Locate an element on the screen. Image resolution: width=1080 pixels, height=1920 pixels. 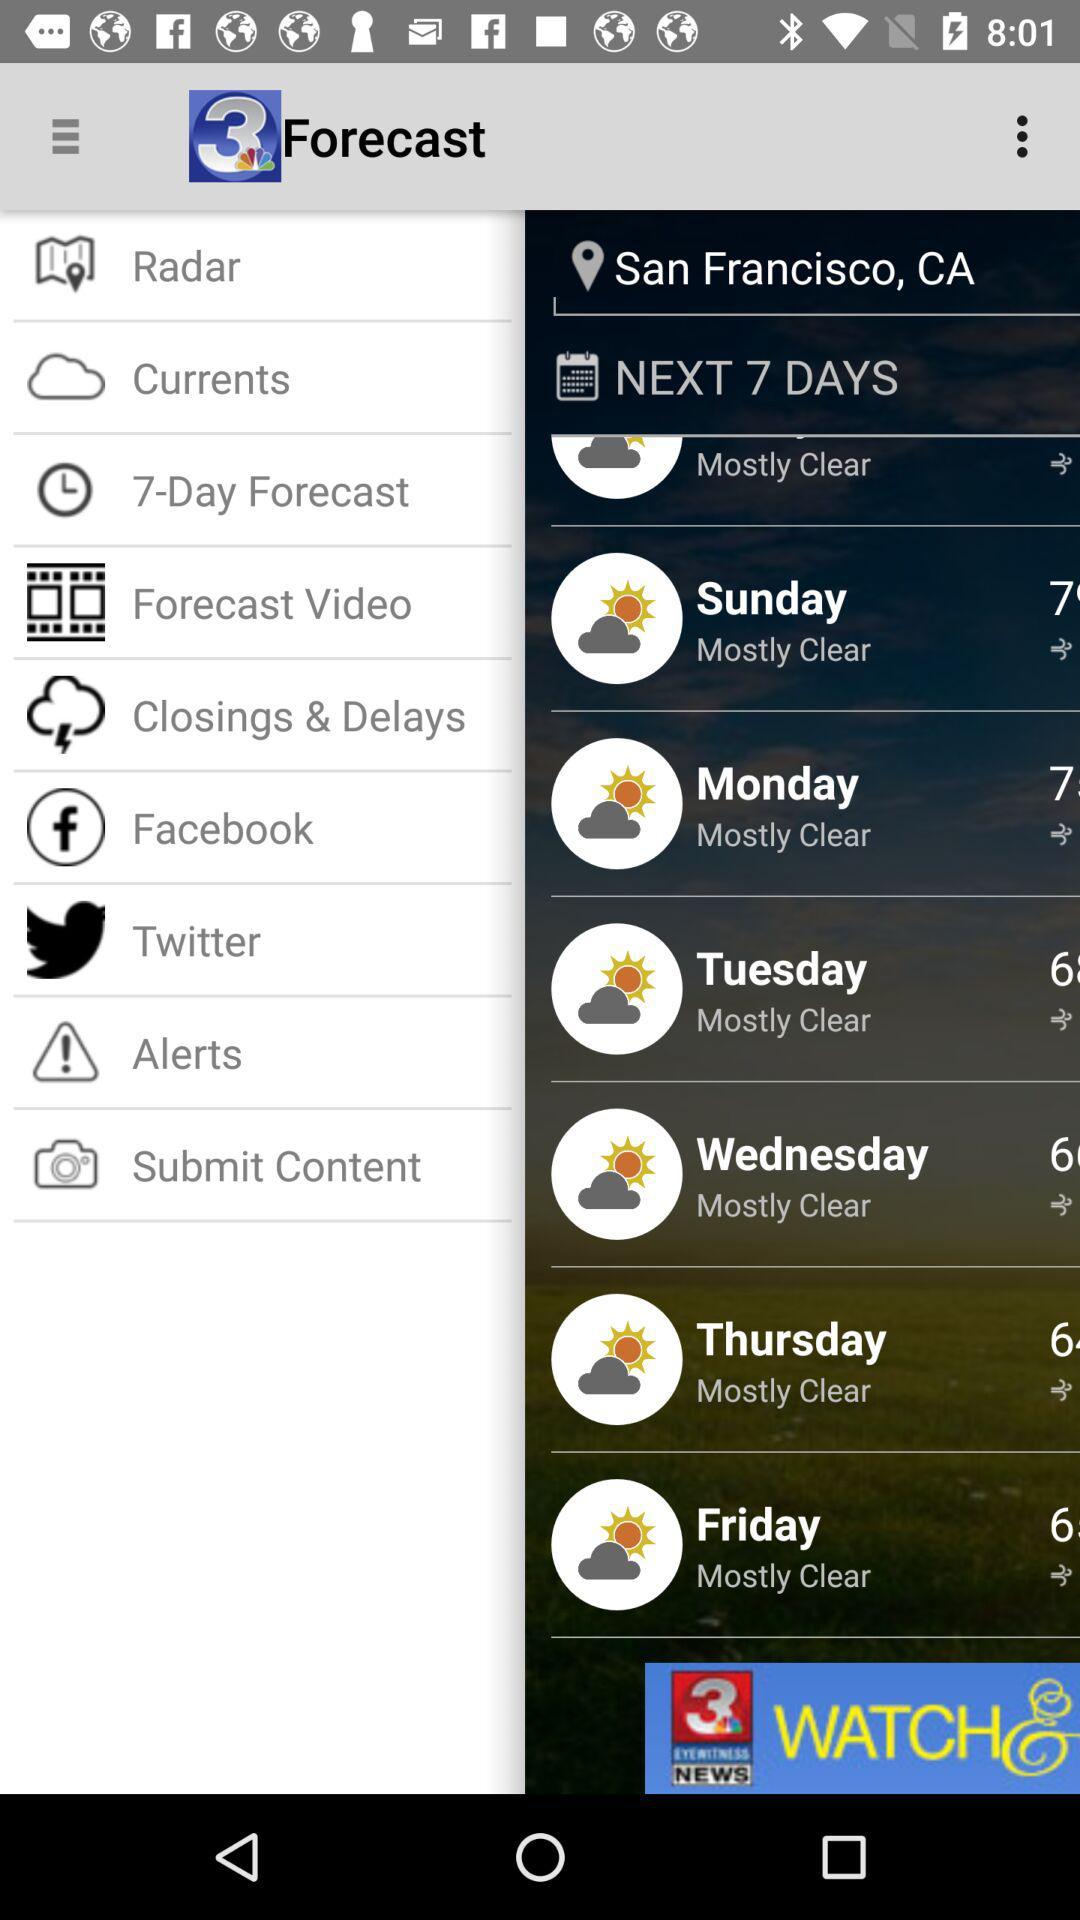
radar is located at coordinates (315, 263).